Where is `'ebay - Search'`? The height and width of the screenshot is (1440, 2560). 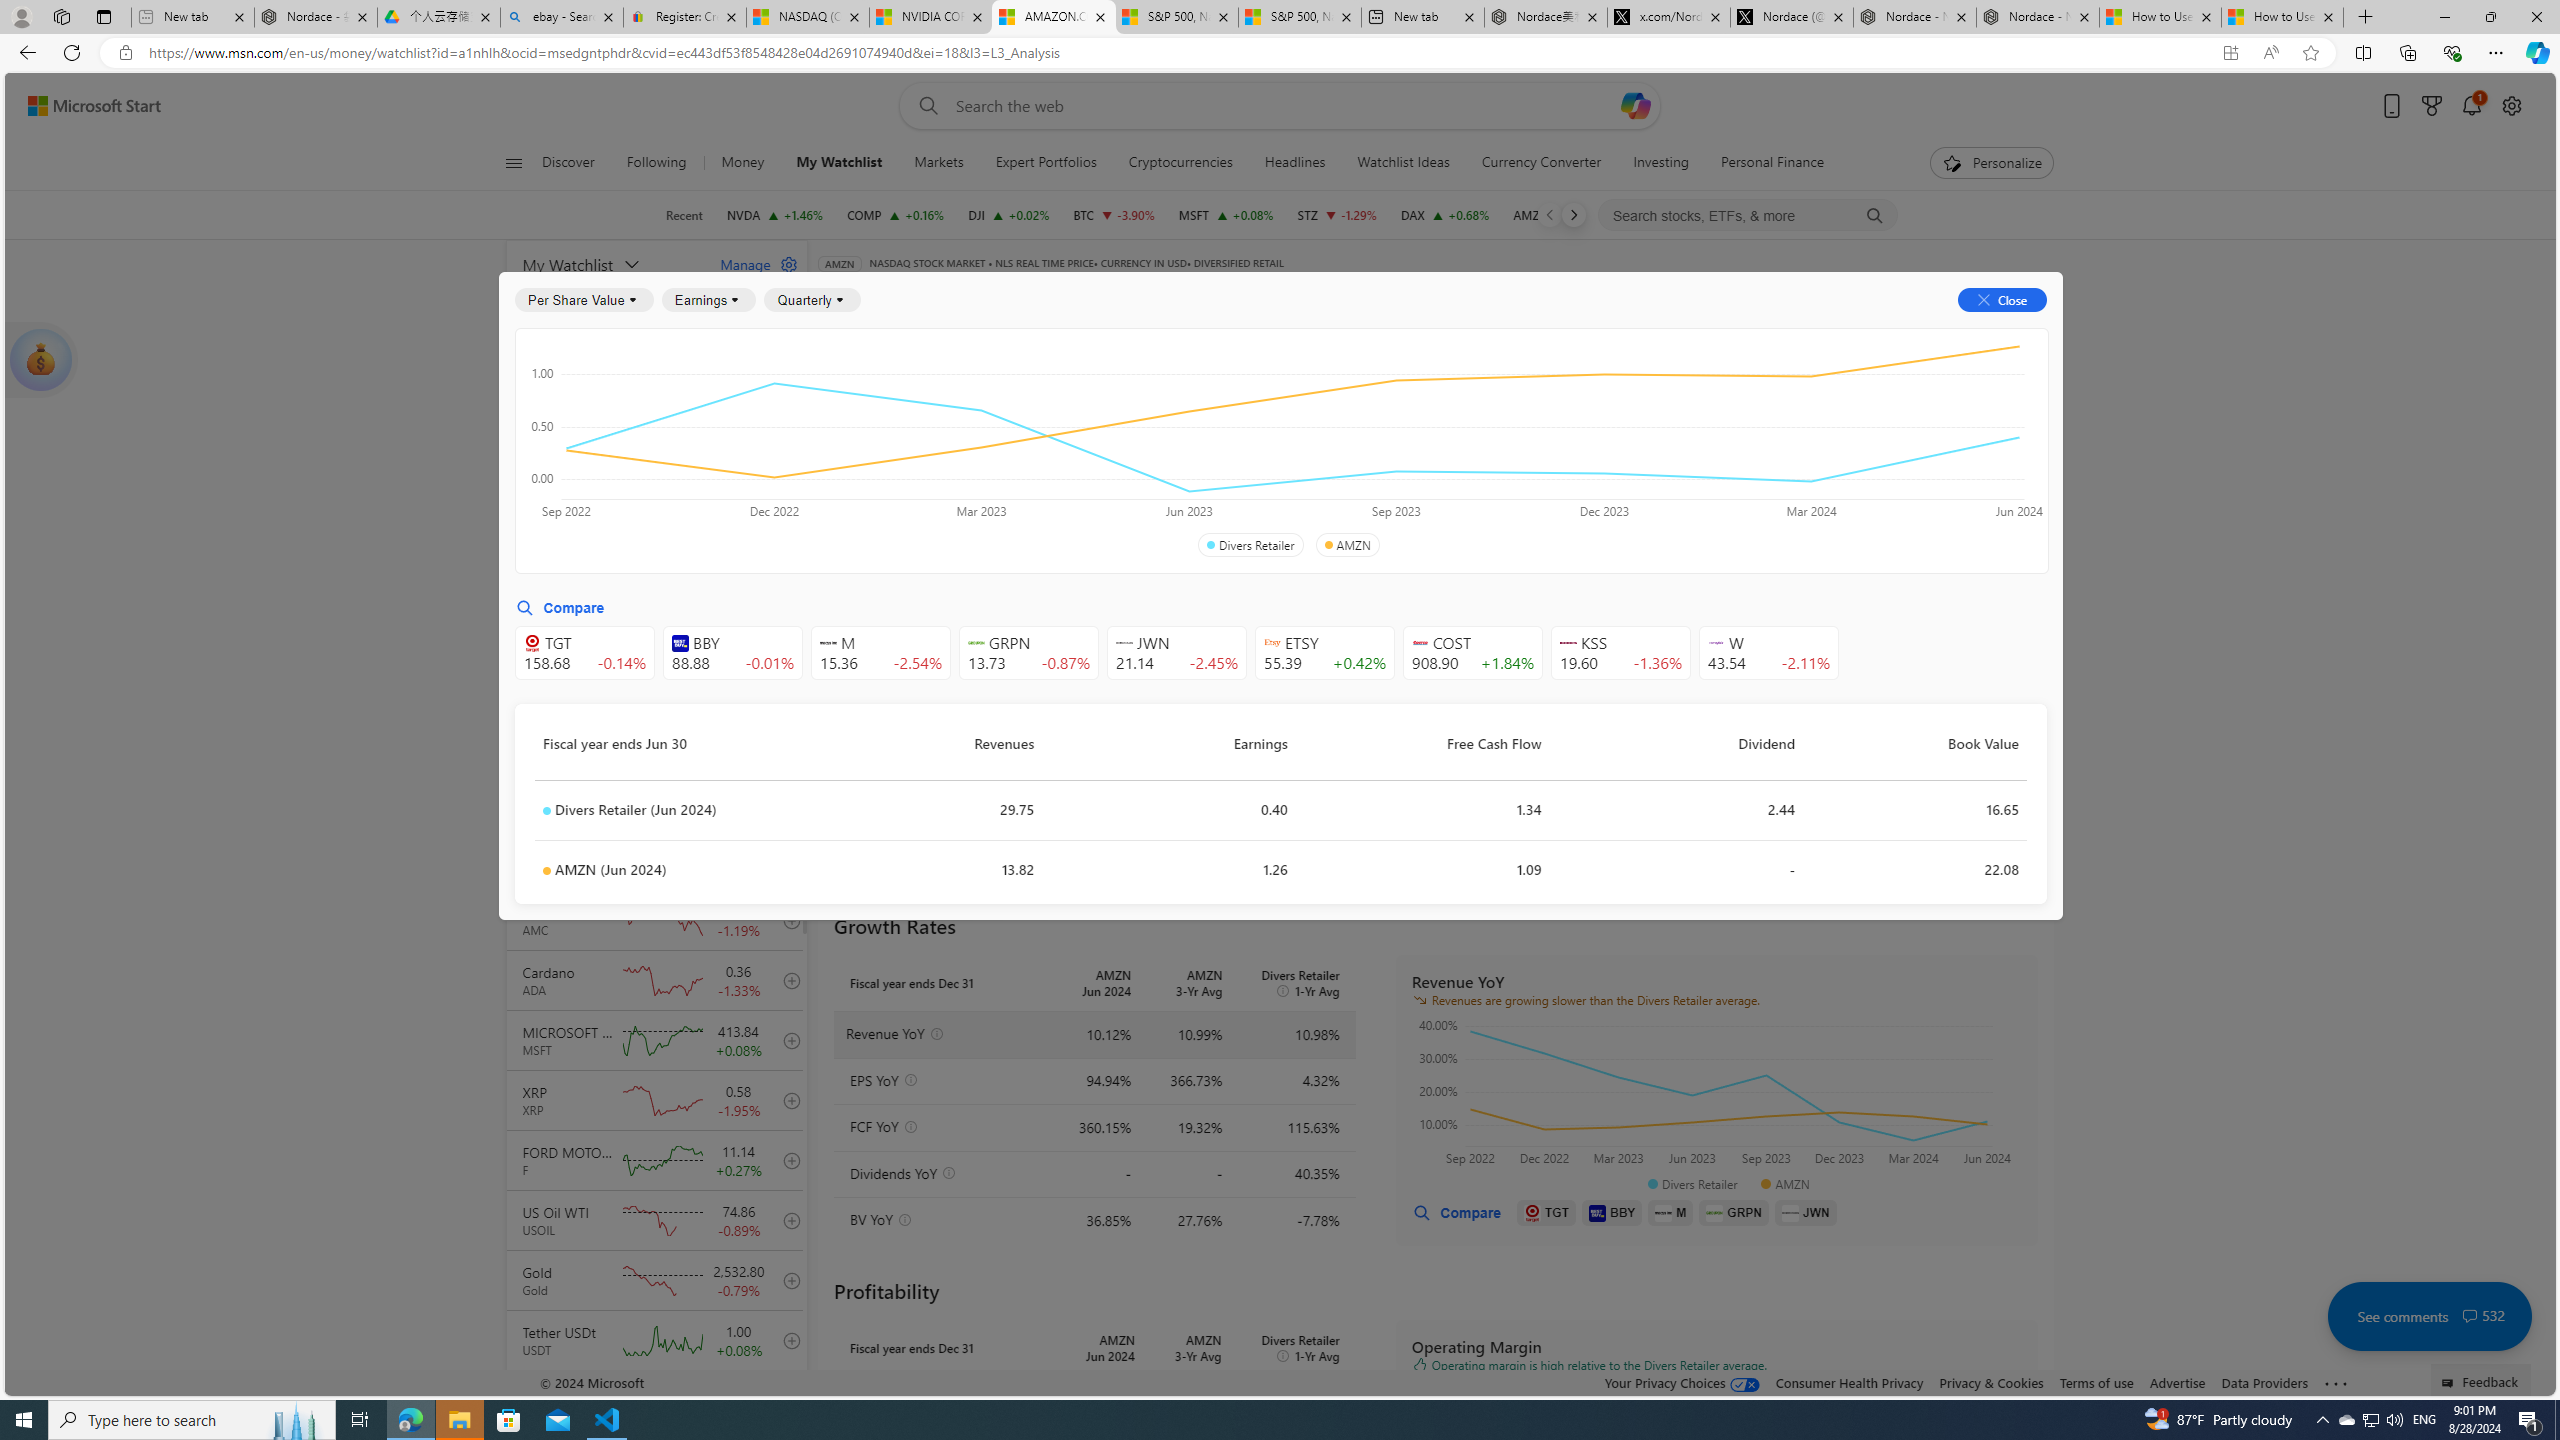 'ebay - Search' is located at coordinates (560, 16).